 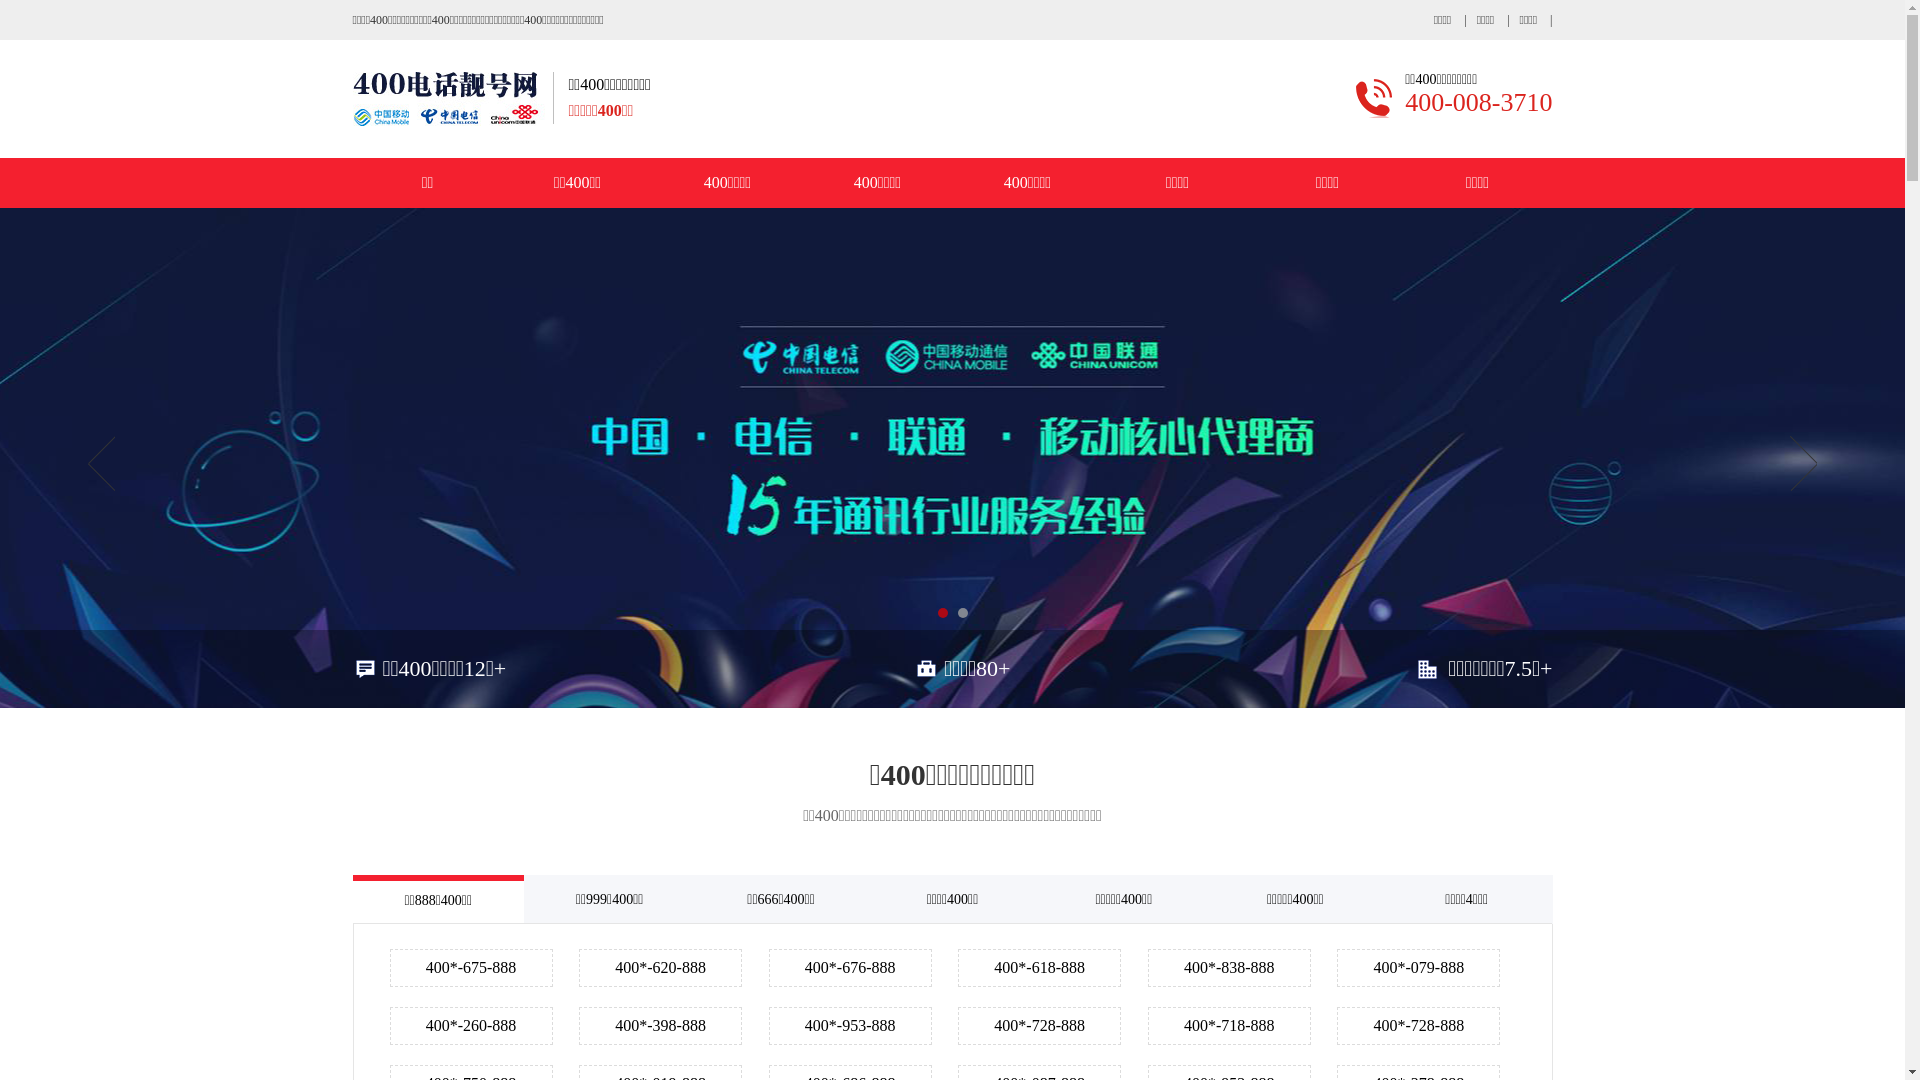 What do you see at coordinates (767, 1026) in the screenshot?
I see `'400*-953-888'` at bounding box center [767, 1026].